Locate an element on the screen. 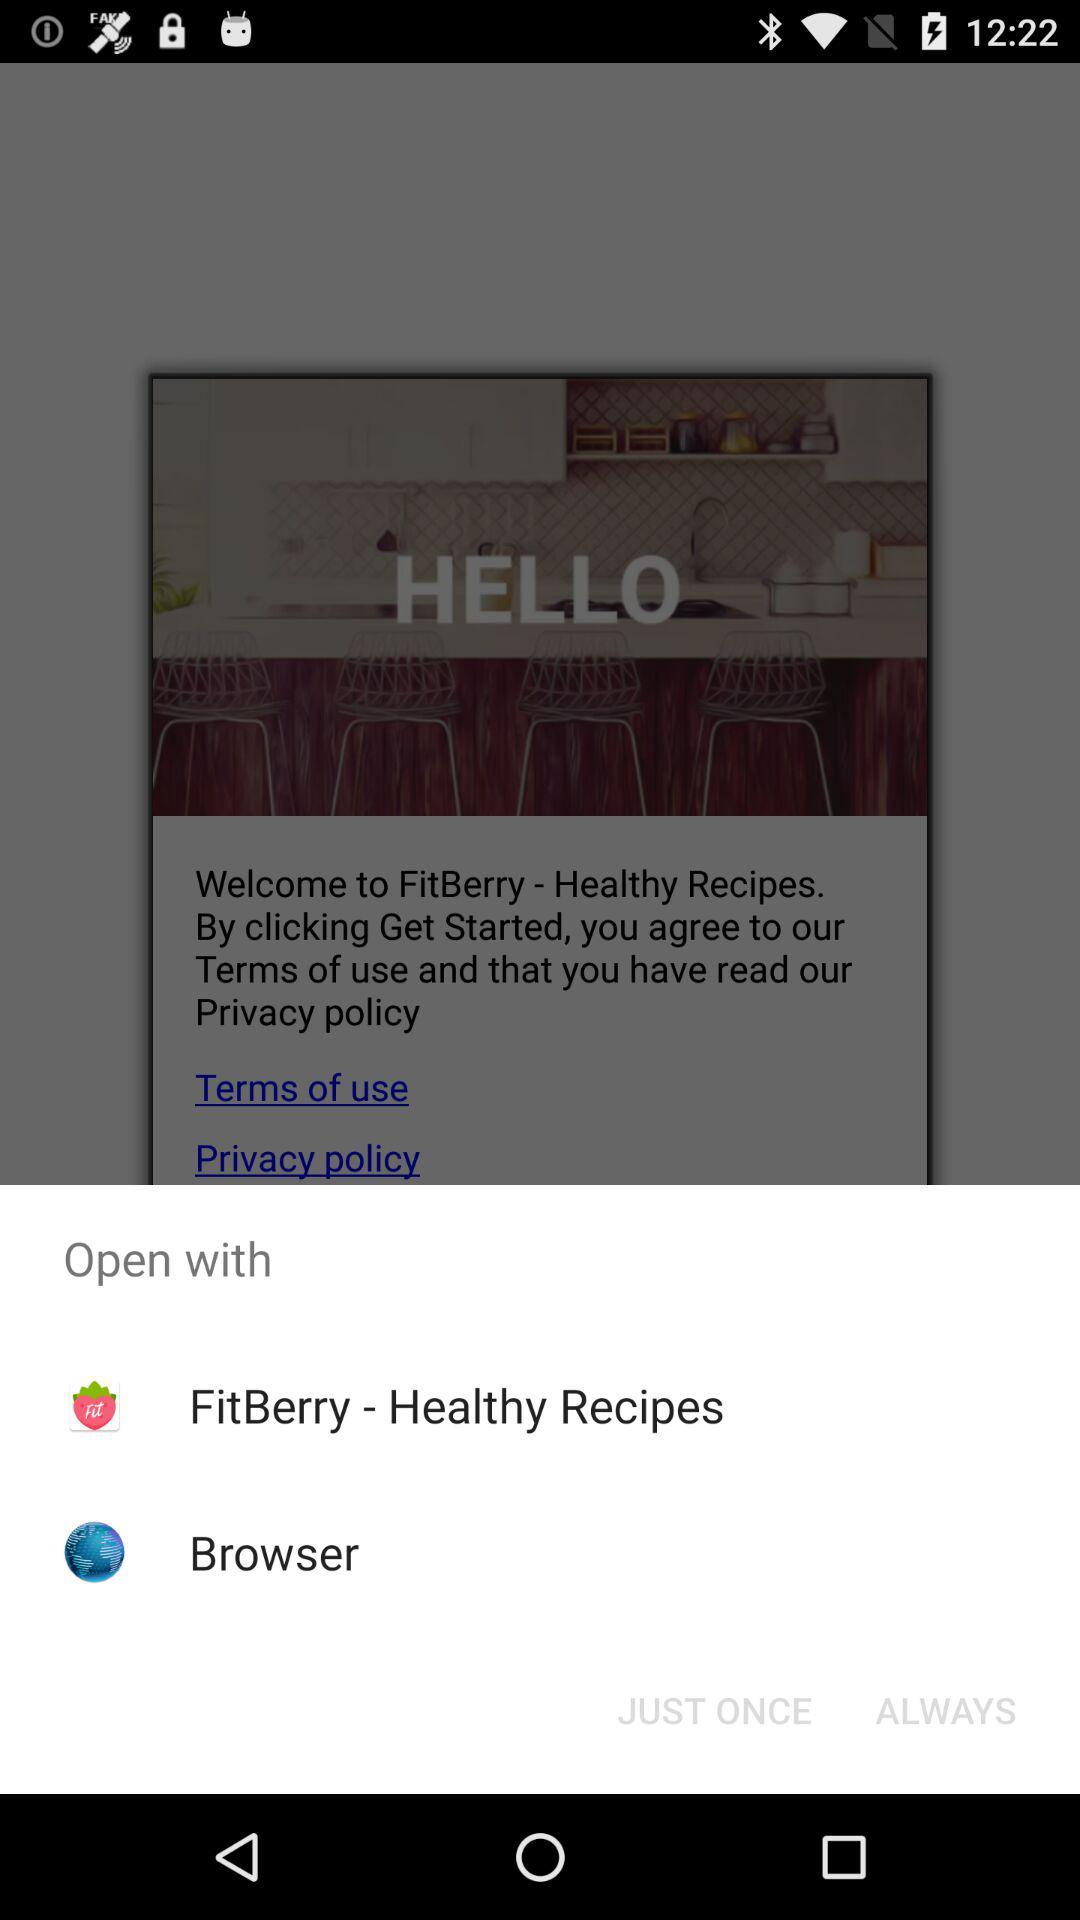  fitberry - healthy recipes icon is located at coordinates (456, 1404).